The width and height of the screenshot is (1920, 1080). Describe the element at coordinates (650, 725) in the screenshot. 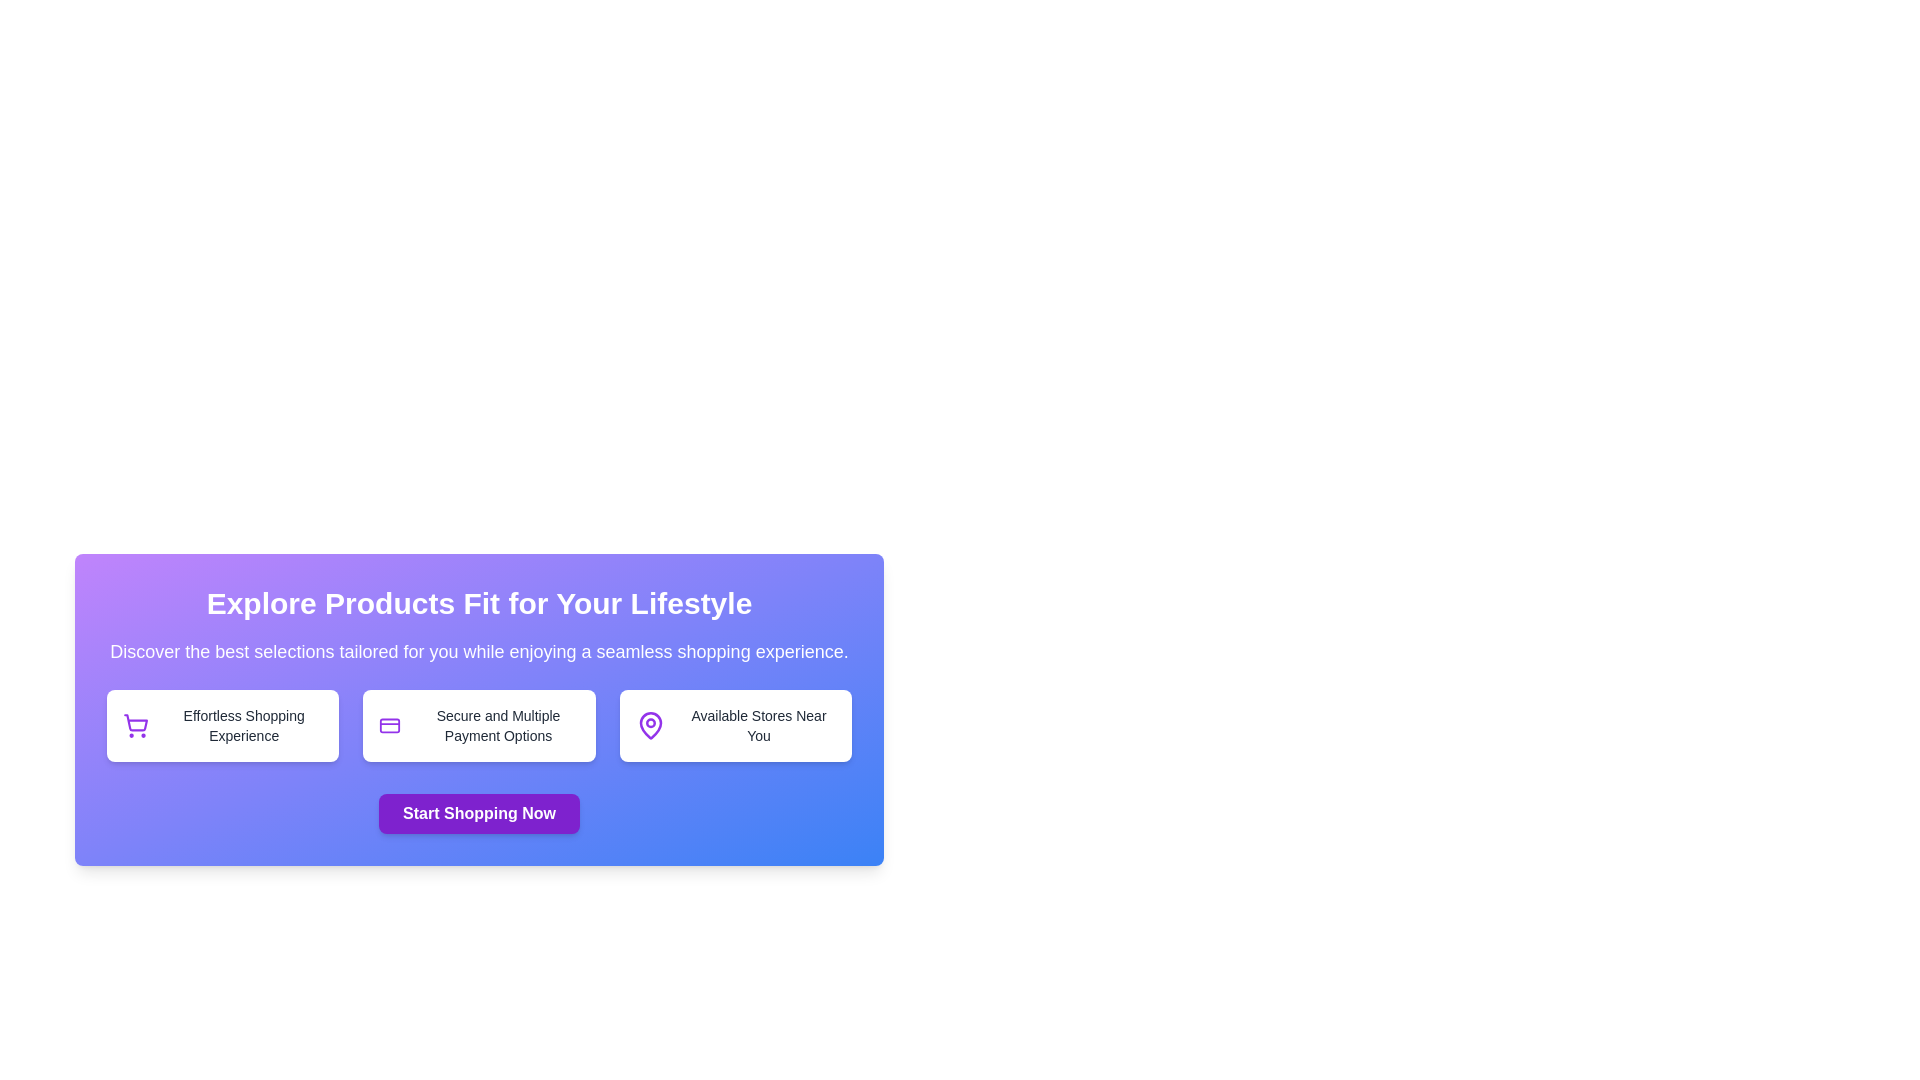

I see `the purple map pin icon located within the 'Available Stores Near You' group on the white card` at that location.